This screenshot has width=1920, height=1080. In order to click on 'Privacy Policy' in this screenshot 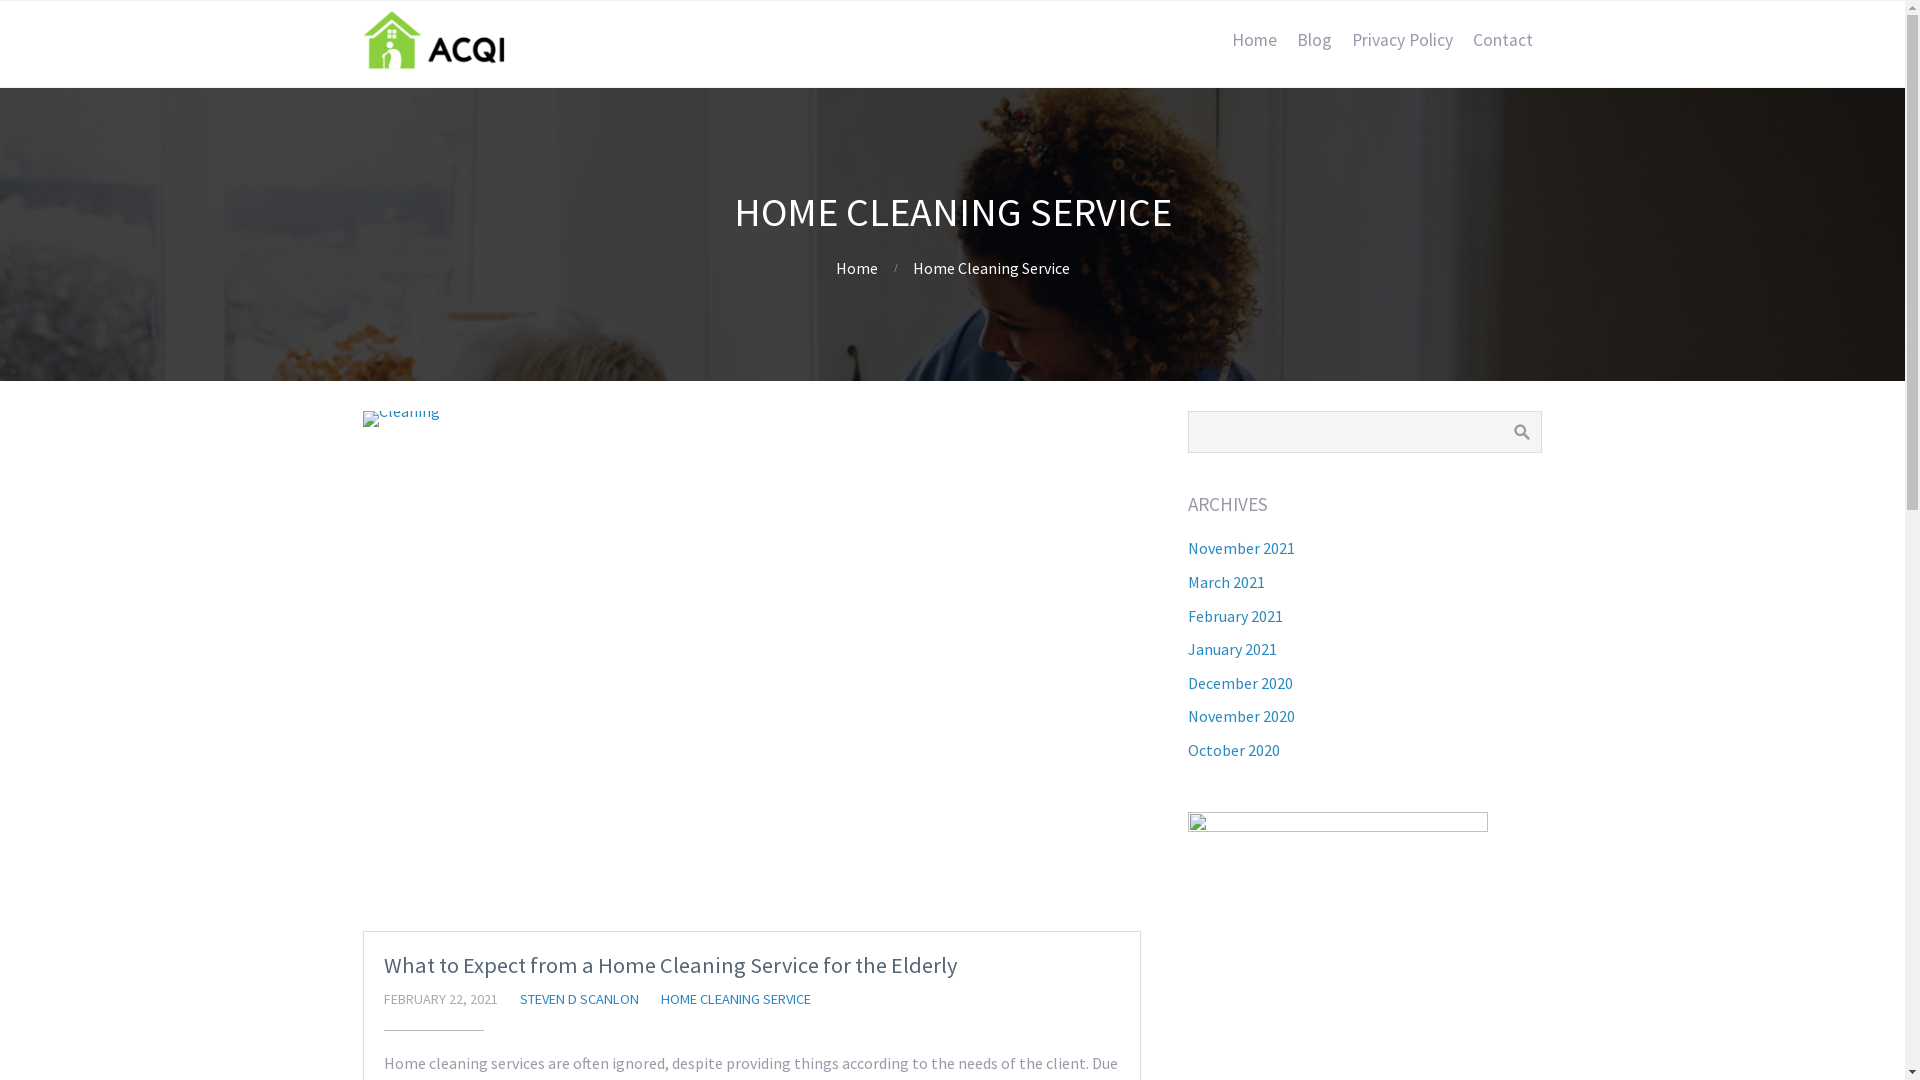, I will do `click(1342, 39)`.